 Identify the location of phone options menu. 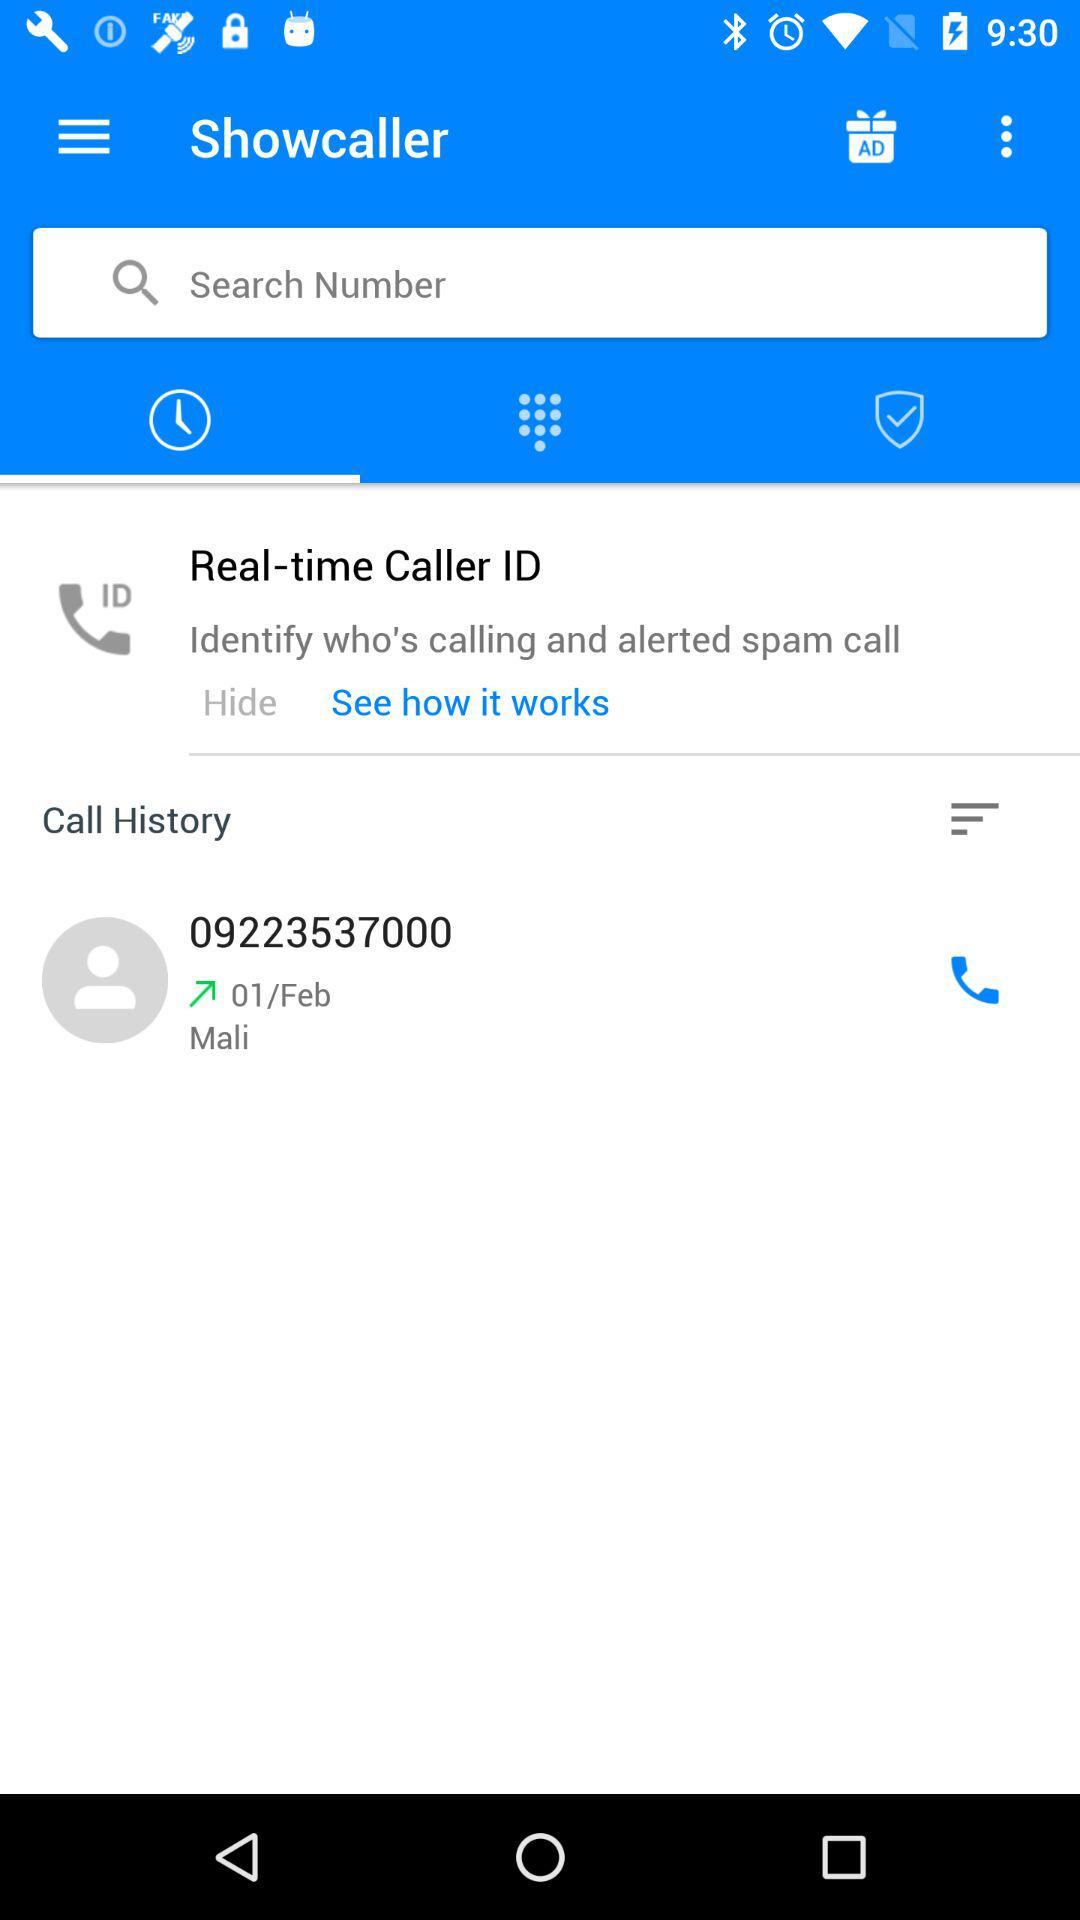
(1006, 135).